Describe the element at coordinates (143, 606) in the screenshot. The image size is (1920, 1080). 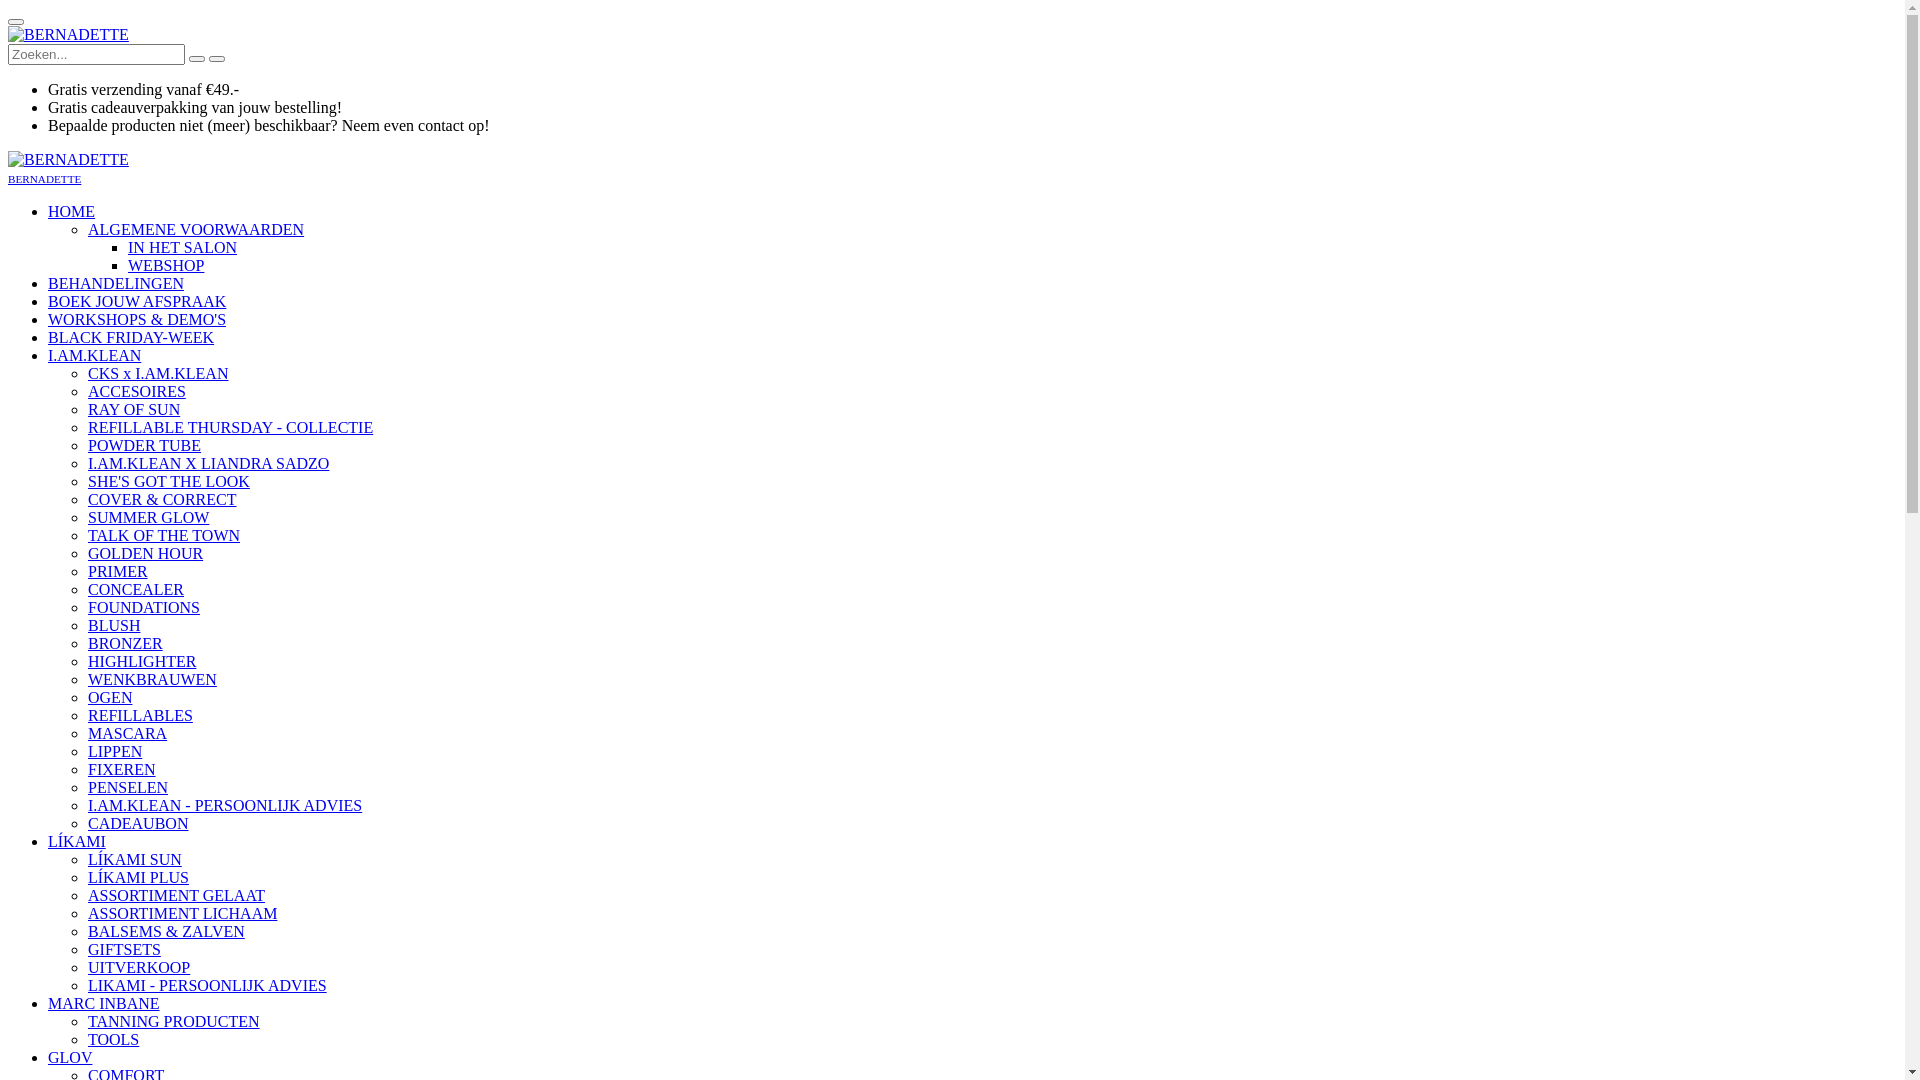
I see `'FOUNDATIONS'` at that location.